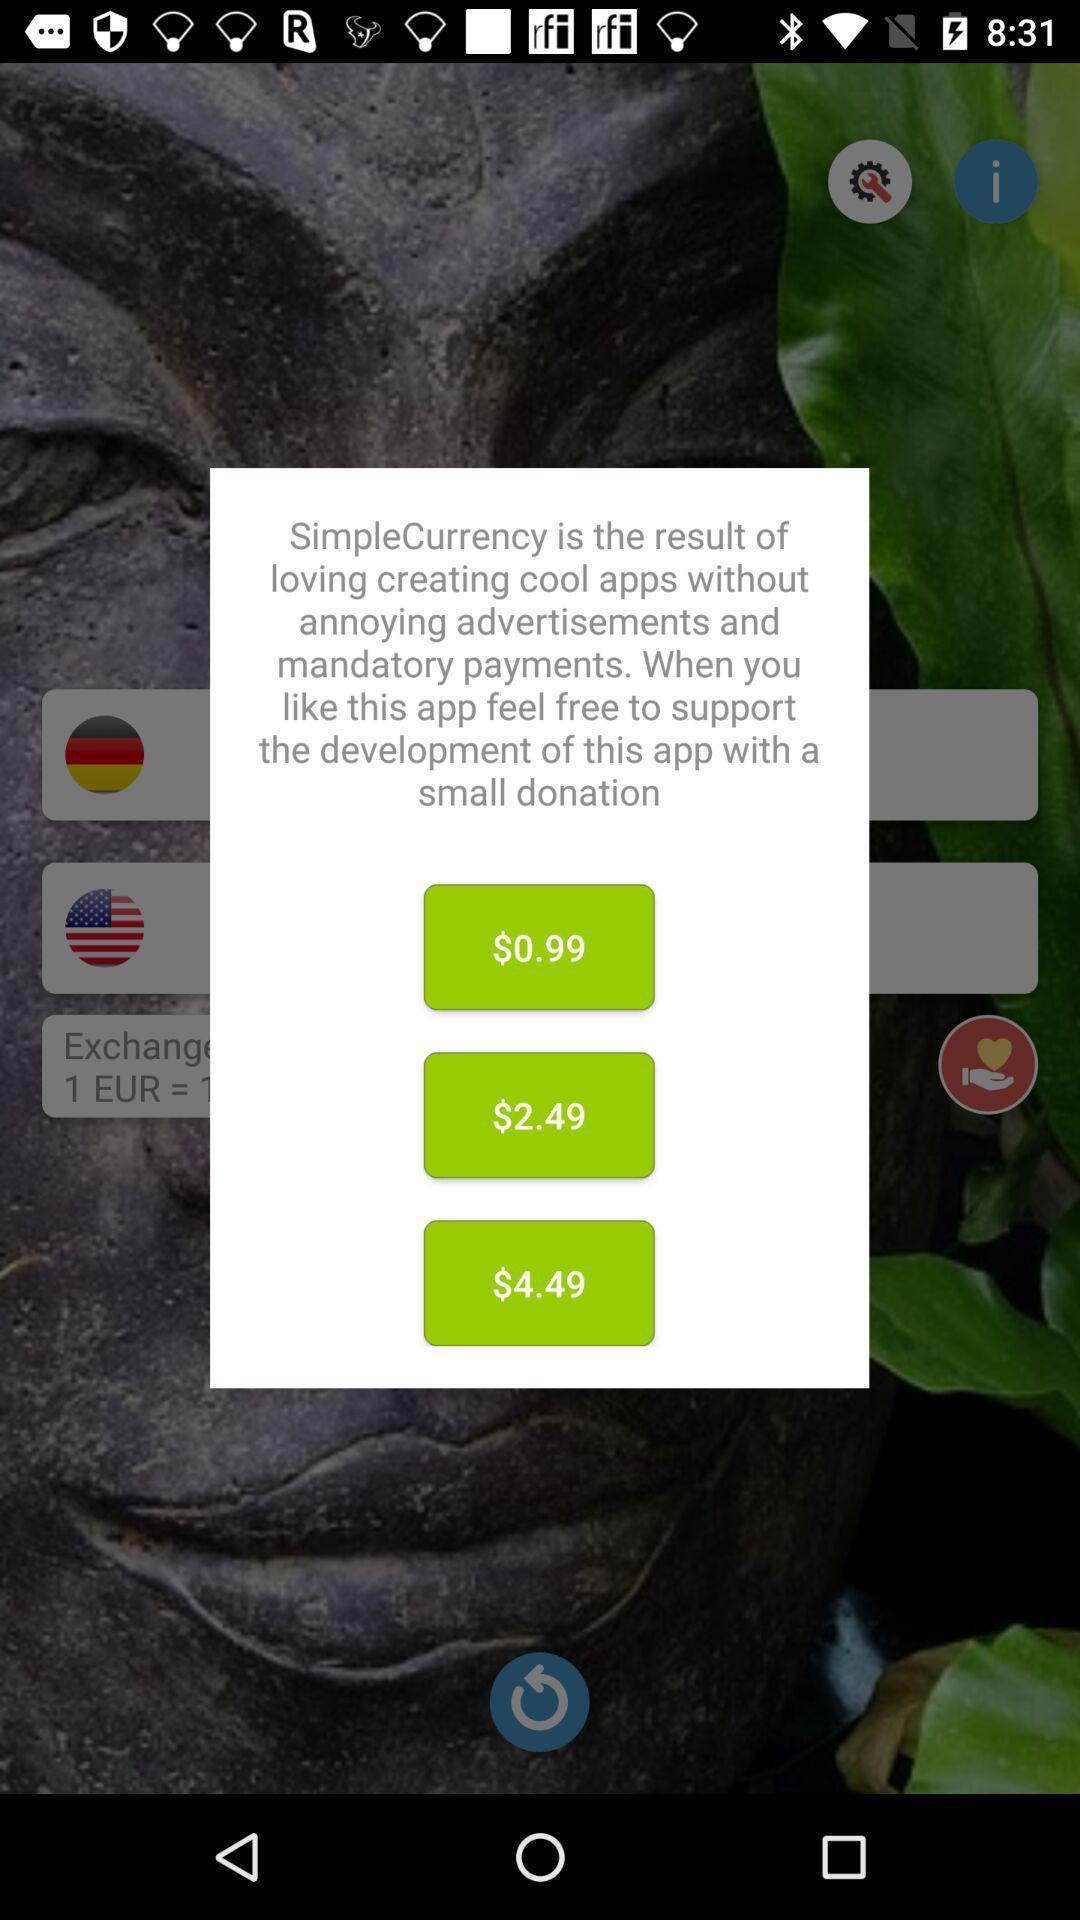  What do you see at coordinates (104, 927) in the screenshot?
I see `country currency symbol` at bounding box center [104, 927].